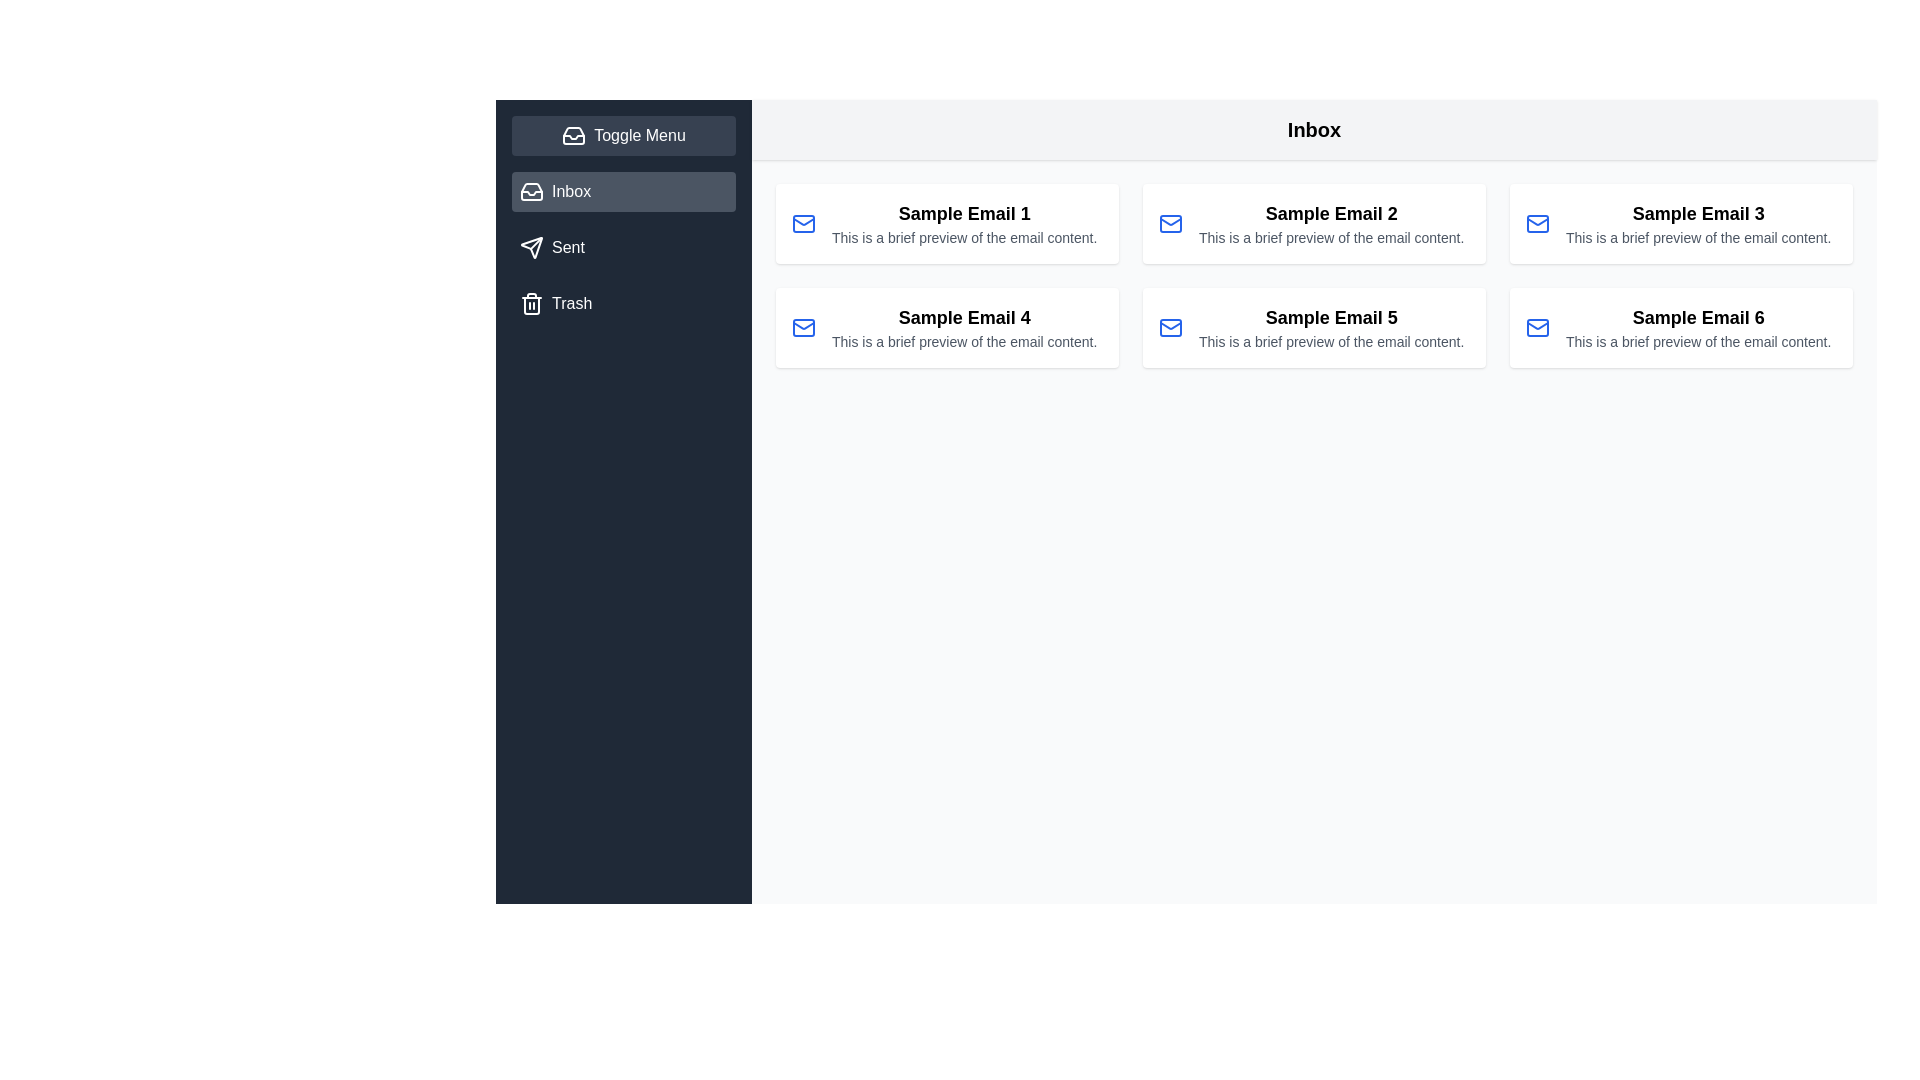 Image resolution: width=1920 pixels, height=1080 pixels. I want to click on the 'Trash' icon located on the left-side navigation menu, positioned next to the 'Trash' text, so click(532, 304).